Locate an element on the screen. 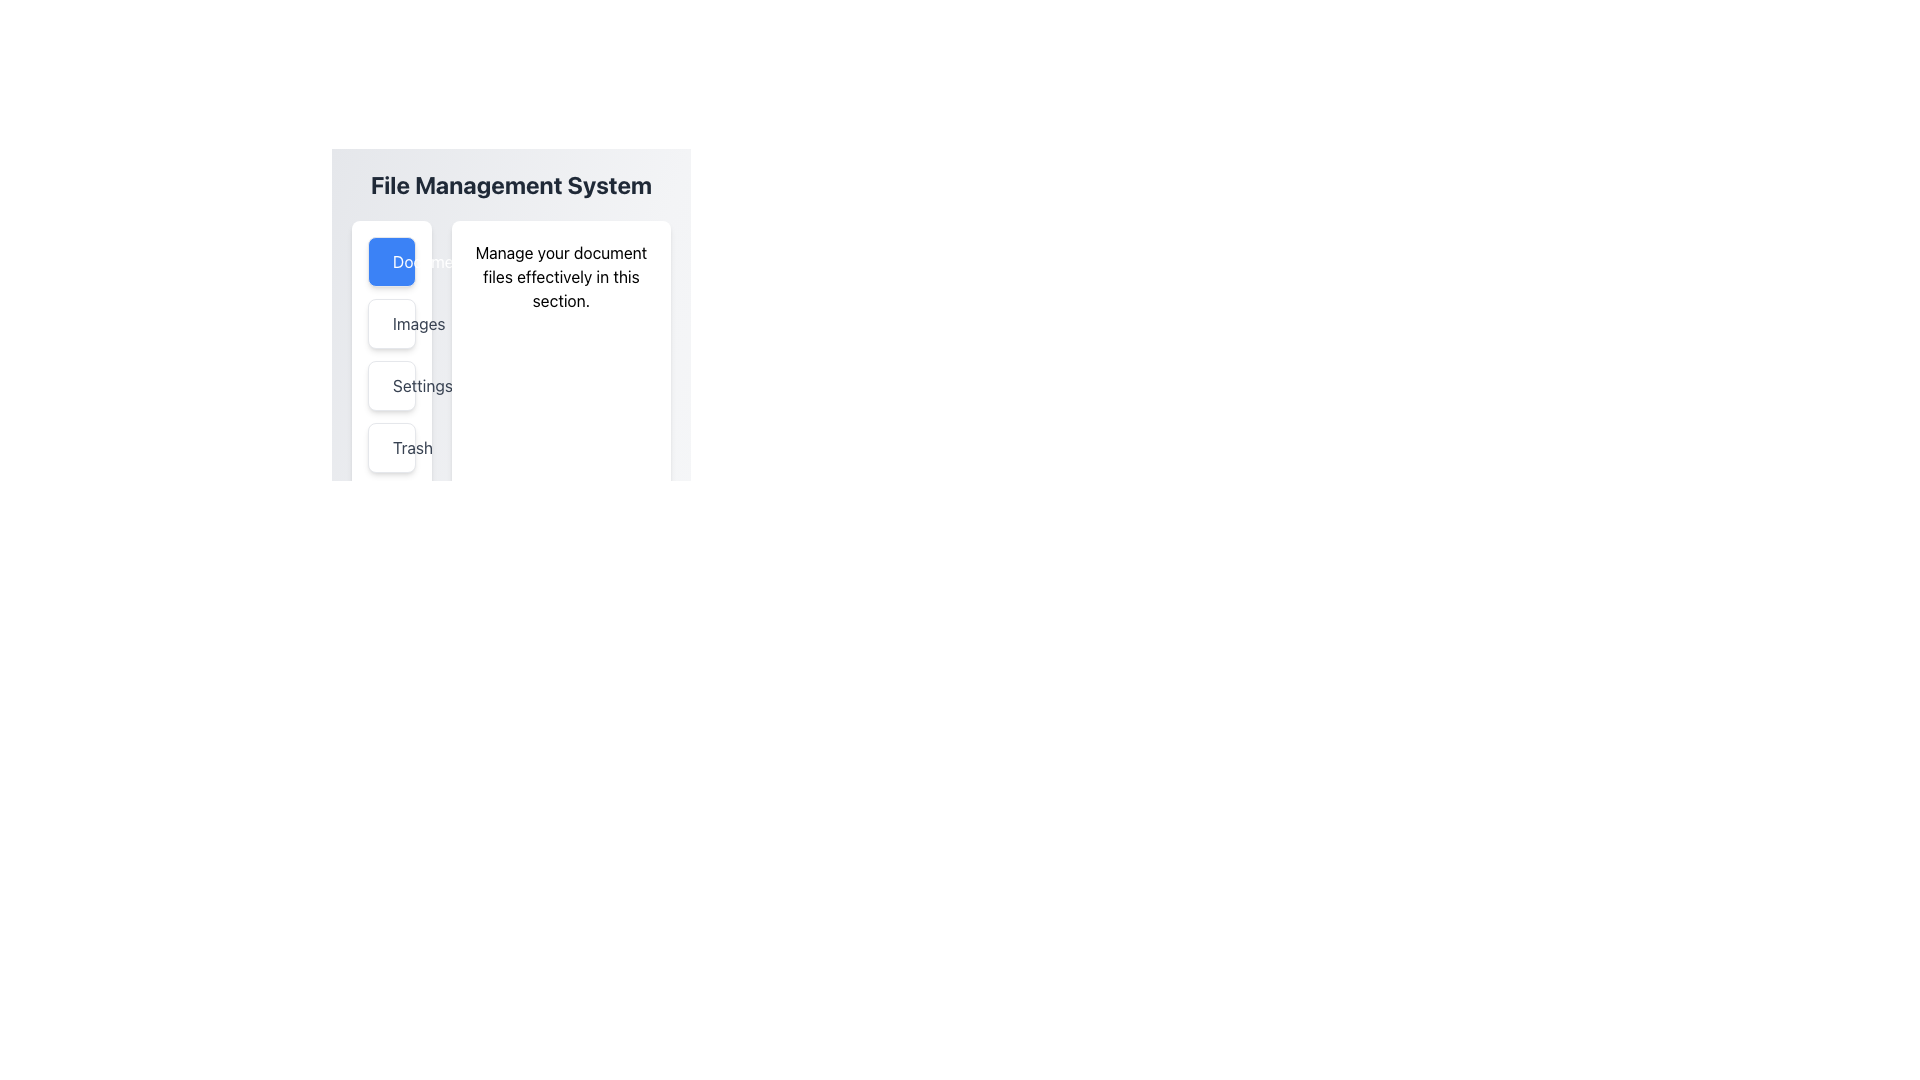  the 'Settings' menu item located within the vertical list of the File Management System is located at coordinates (391, 353).